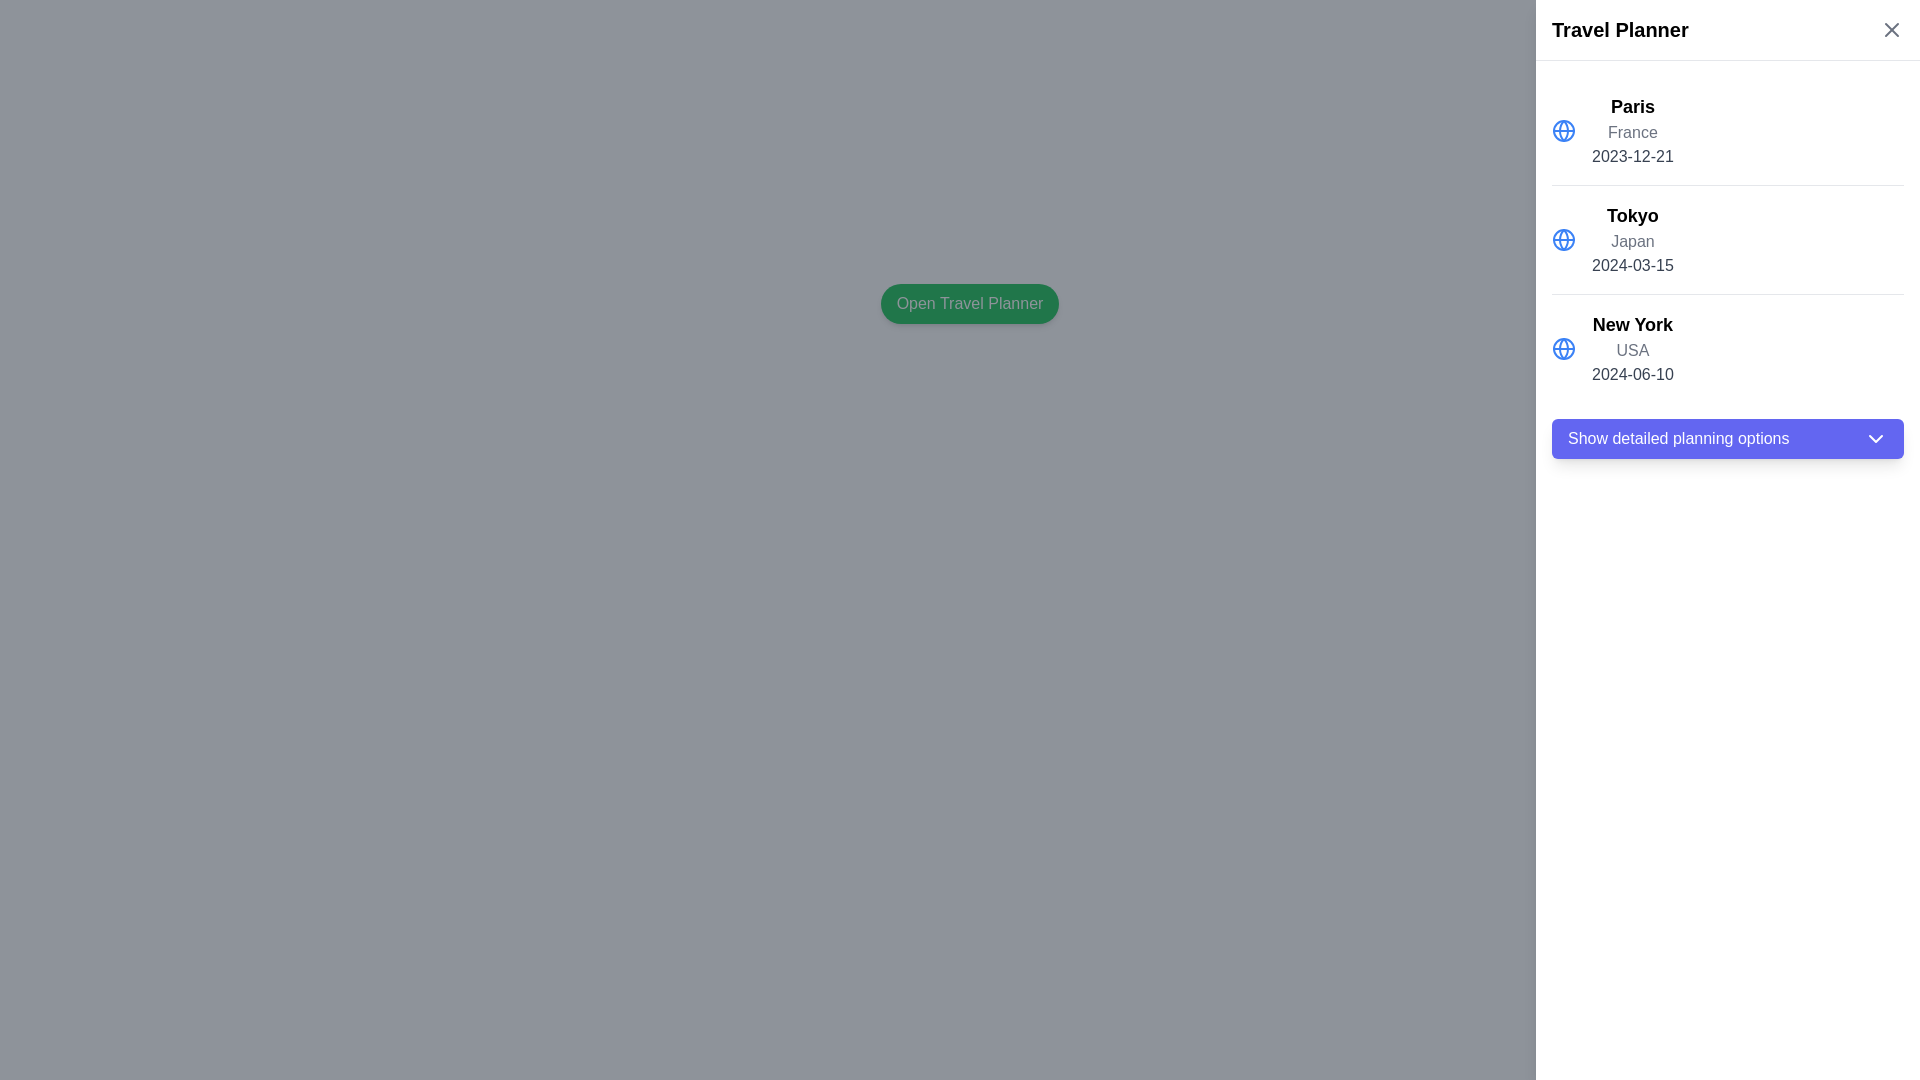 The height and width of the screenshot is (1080, 1920). I want to click on the circular icon with a blue outline featuring a globe symbol, which is prominently located near the left side of its group, adjacent to the text details about 'Tokyo', 'Japan', and a date, so click(1563, 131).